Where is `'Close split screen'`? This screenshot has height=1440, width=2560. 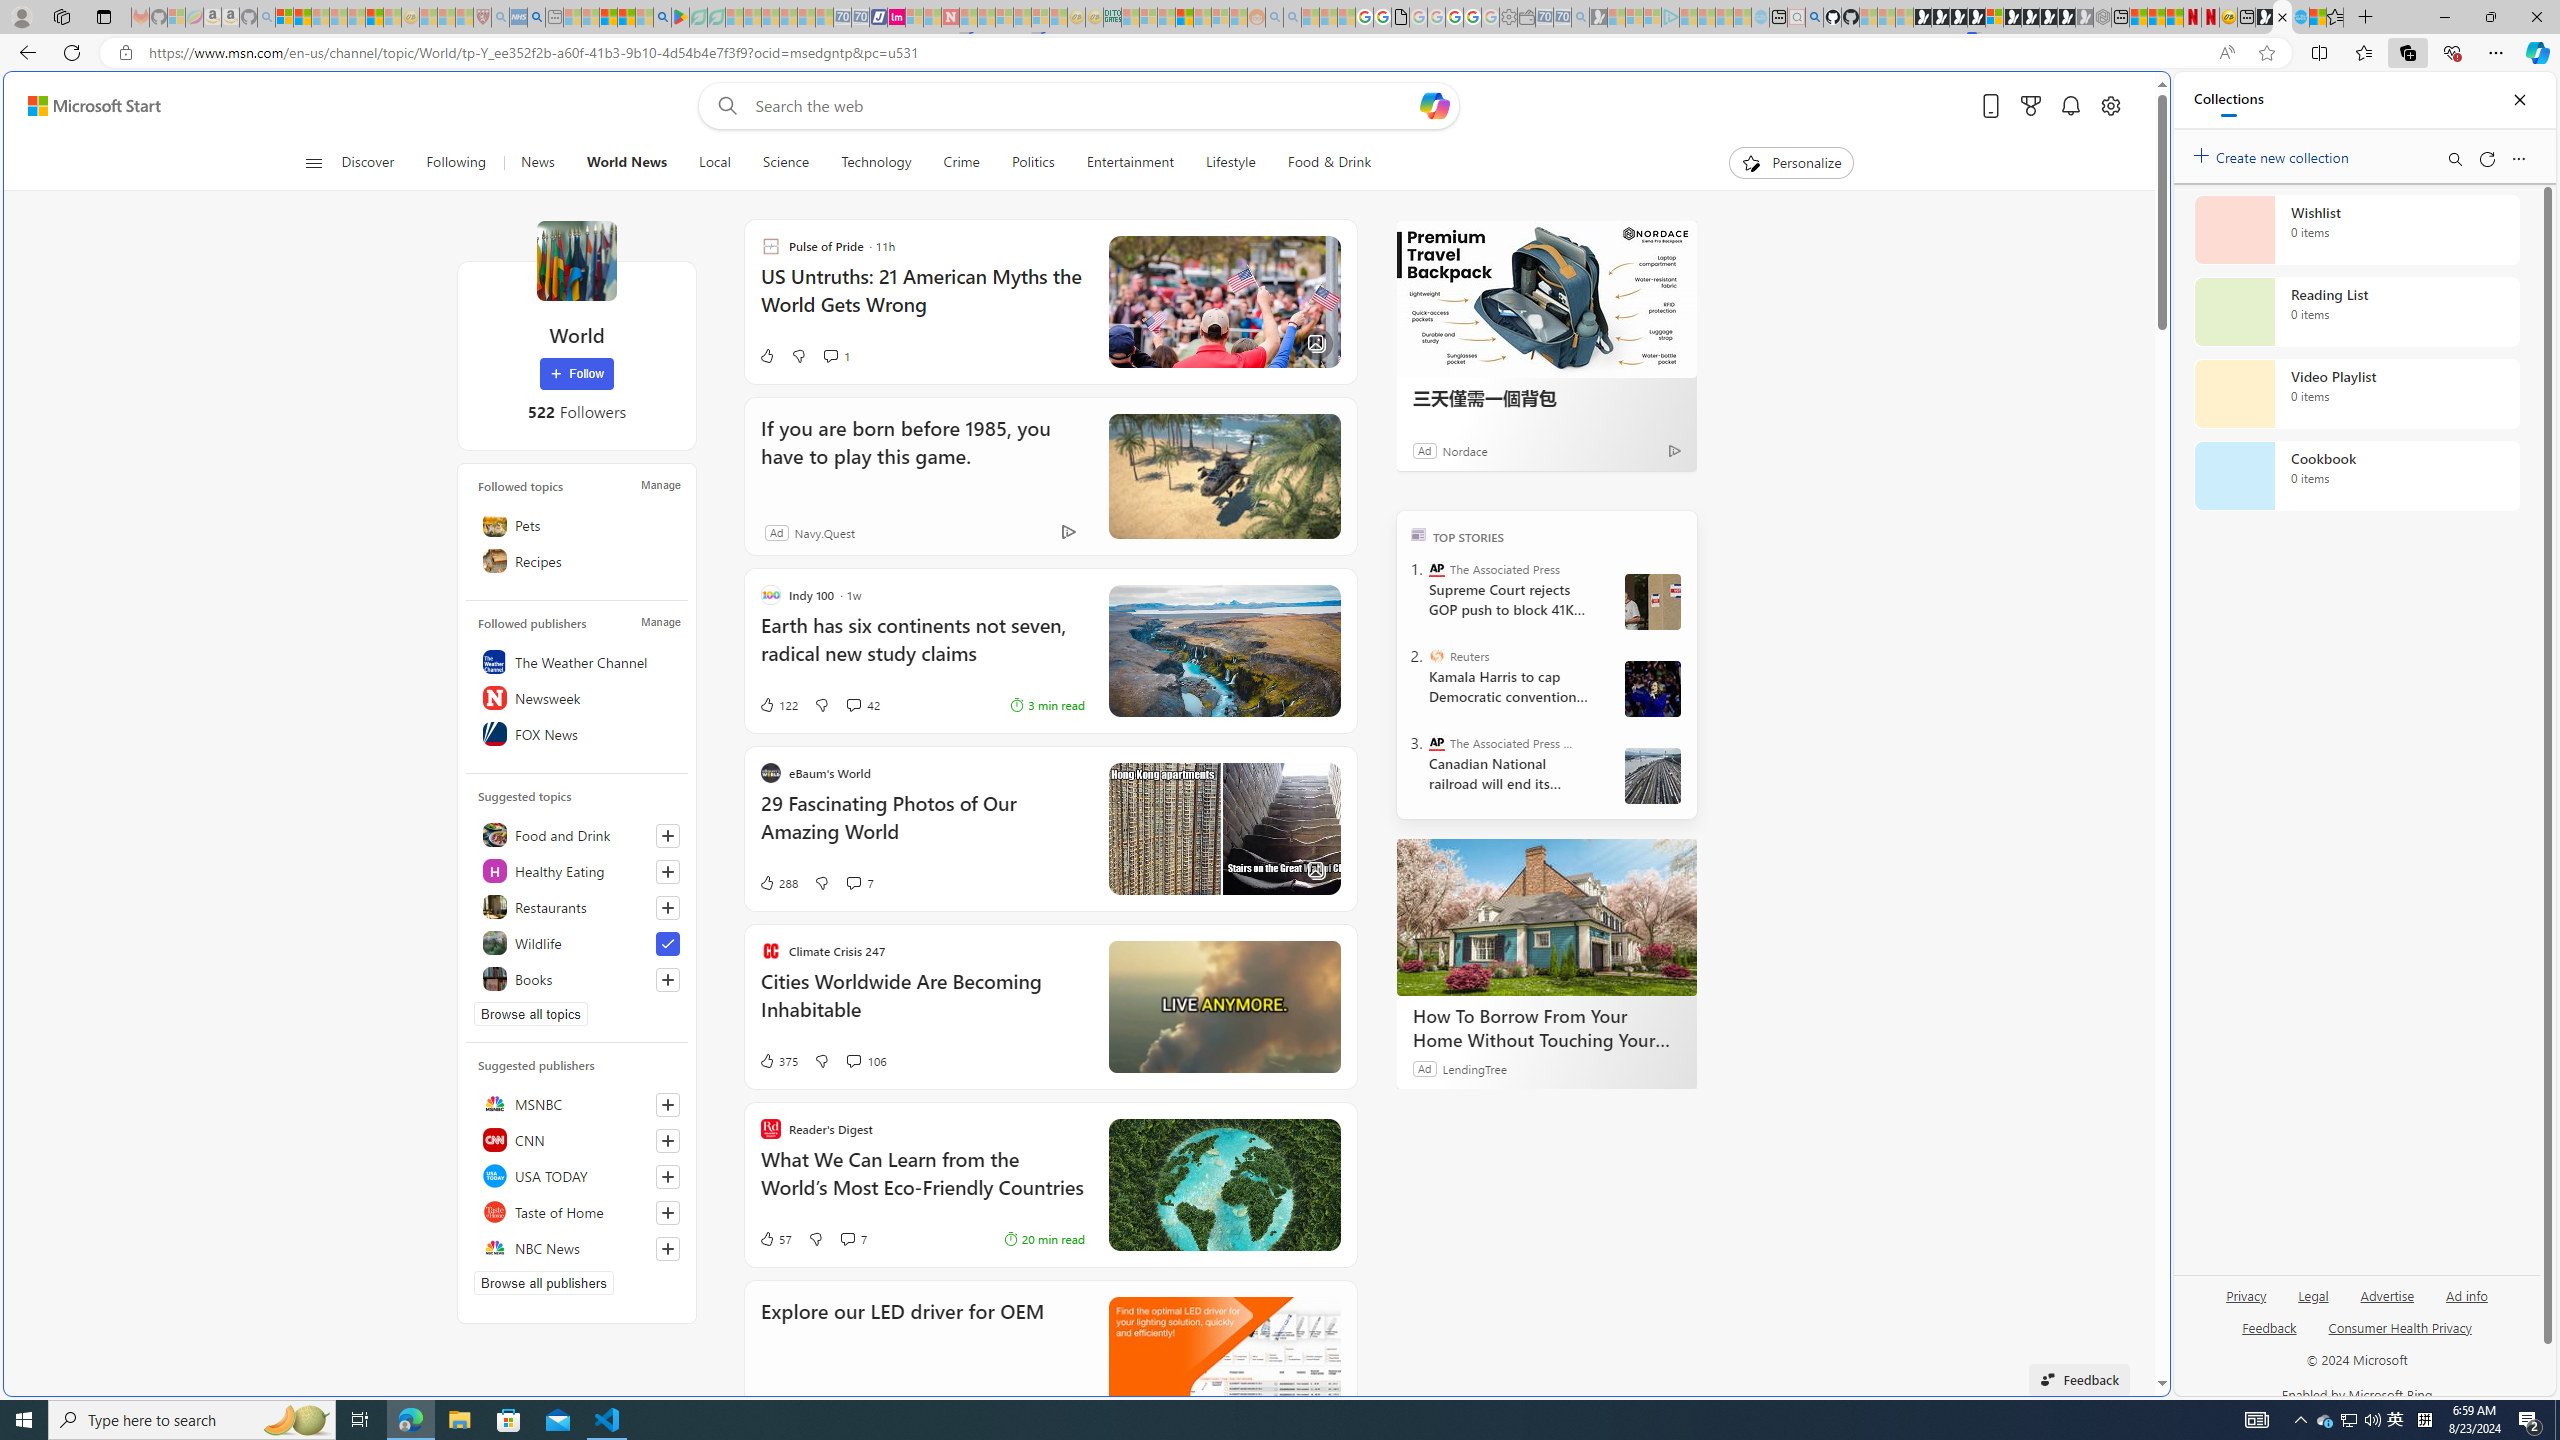 'Close split screen' is located at coordinates (2123, 100).